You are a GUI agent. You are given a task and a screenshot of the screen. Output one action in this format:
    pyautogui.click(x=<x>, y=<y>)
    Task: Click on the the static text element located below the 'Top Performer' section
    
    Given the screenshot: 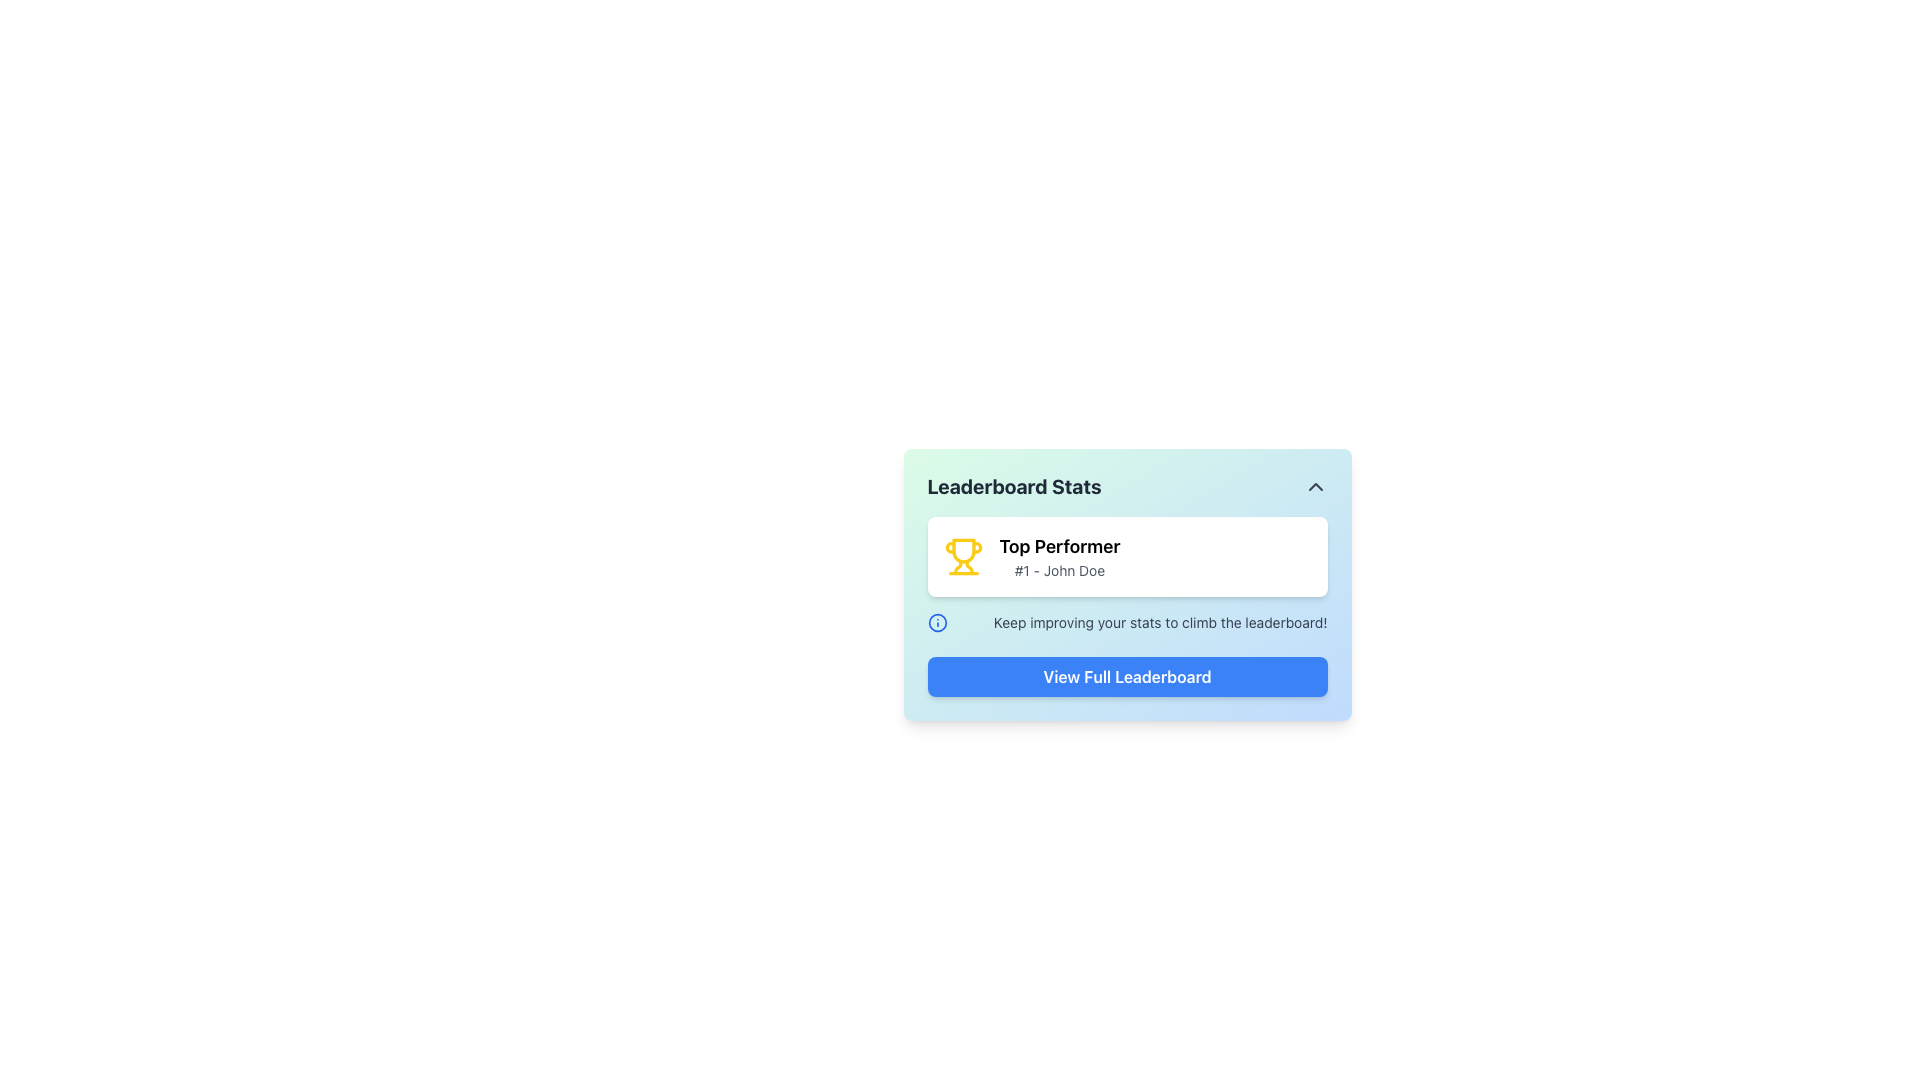 What is the action you would take?
    pyautogui.click(x=1127, y=622)
    